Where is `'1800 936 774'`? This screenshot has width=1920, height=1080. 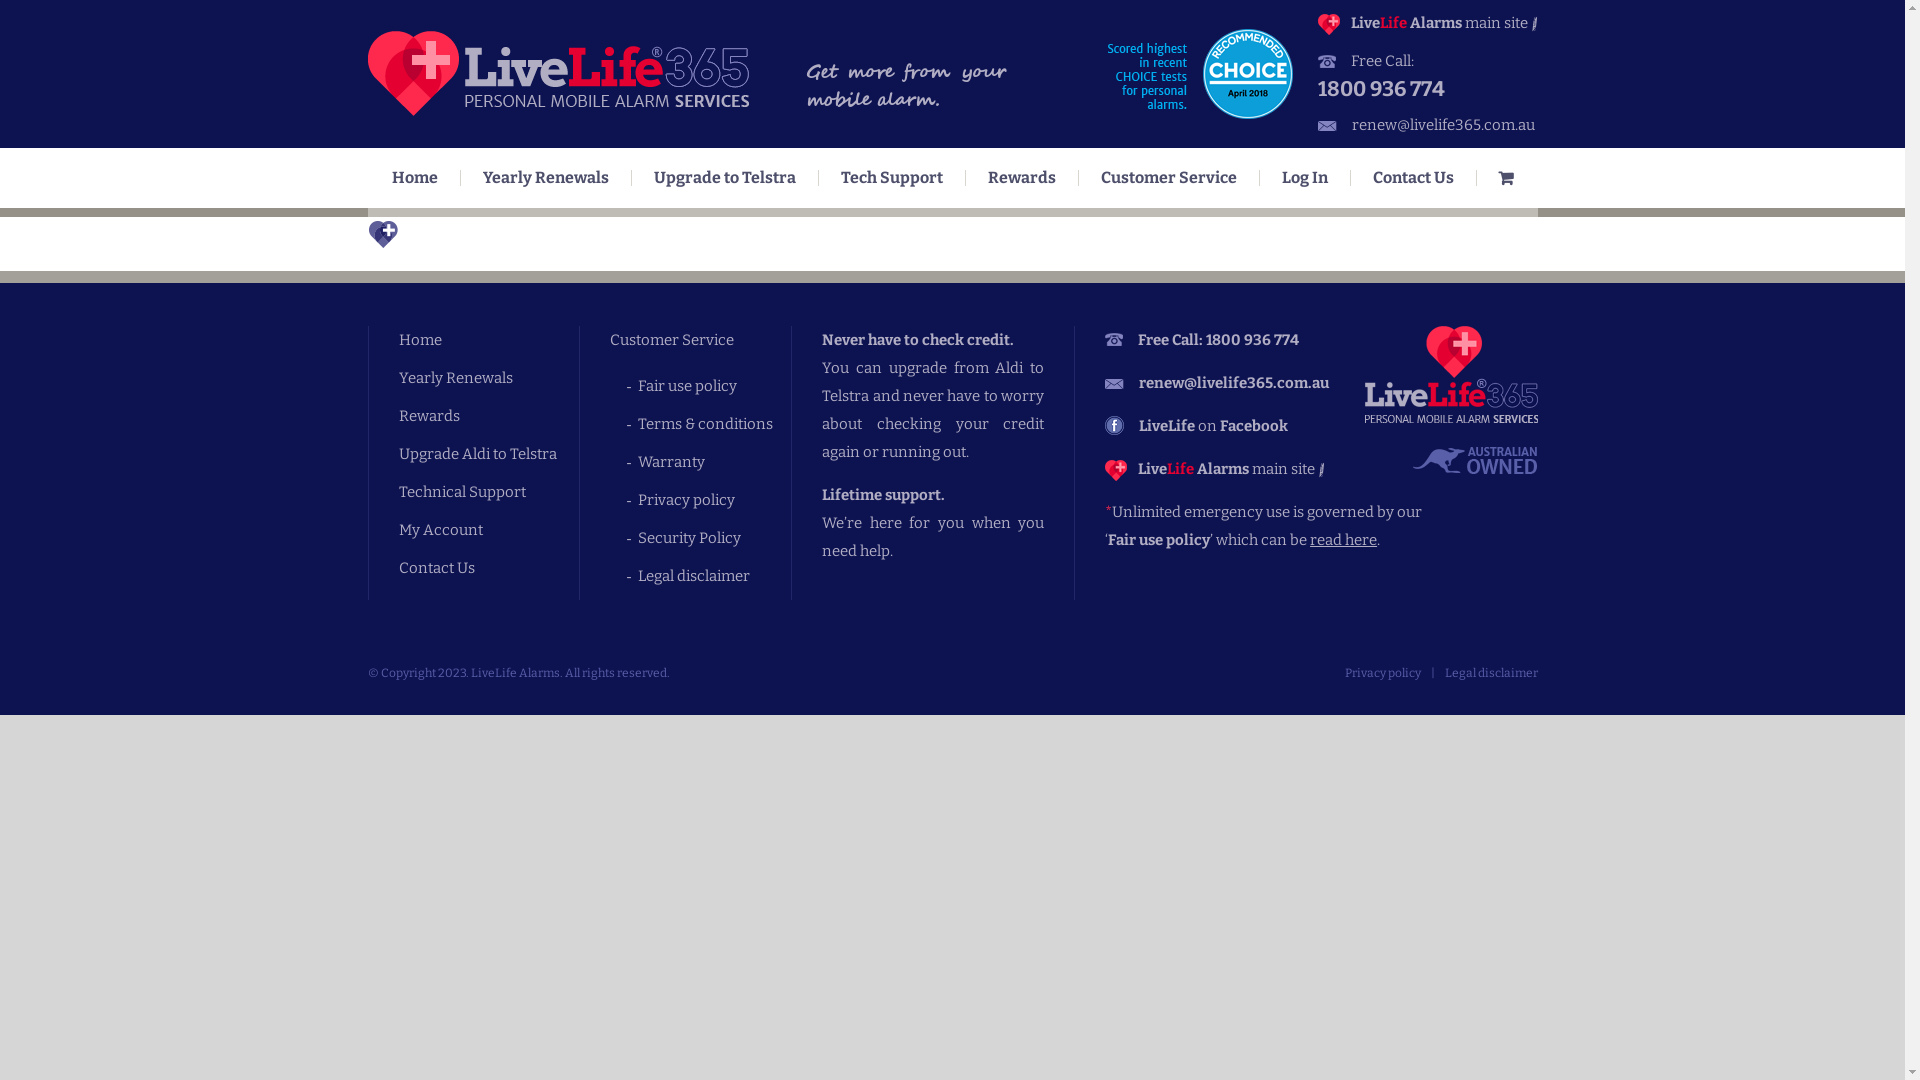 '1800 936 774' is located at coordinates (1426, 87).